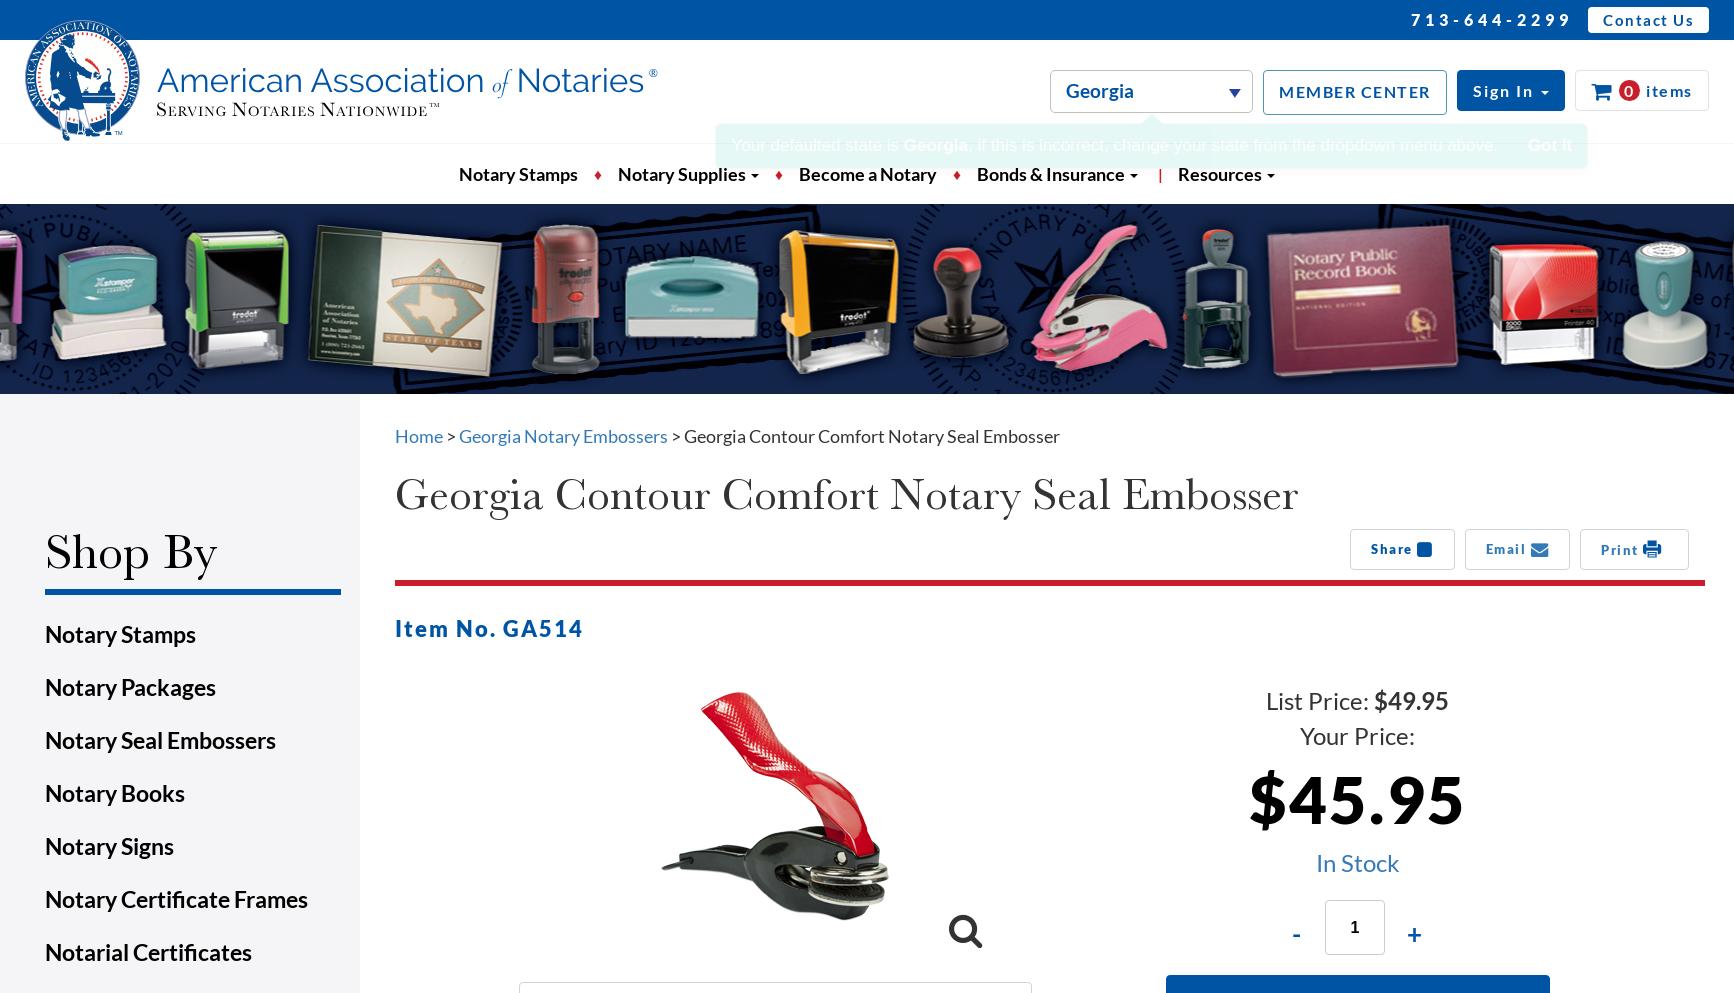  Describe the element at coordinates (1353, 90) in the screenshot. I see `'MEMBER CENTER'` at that location.